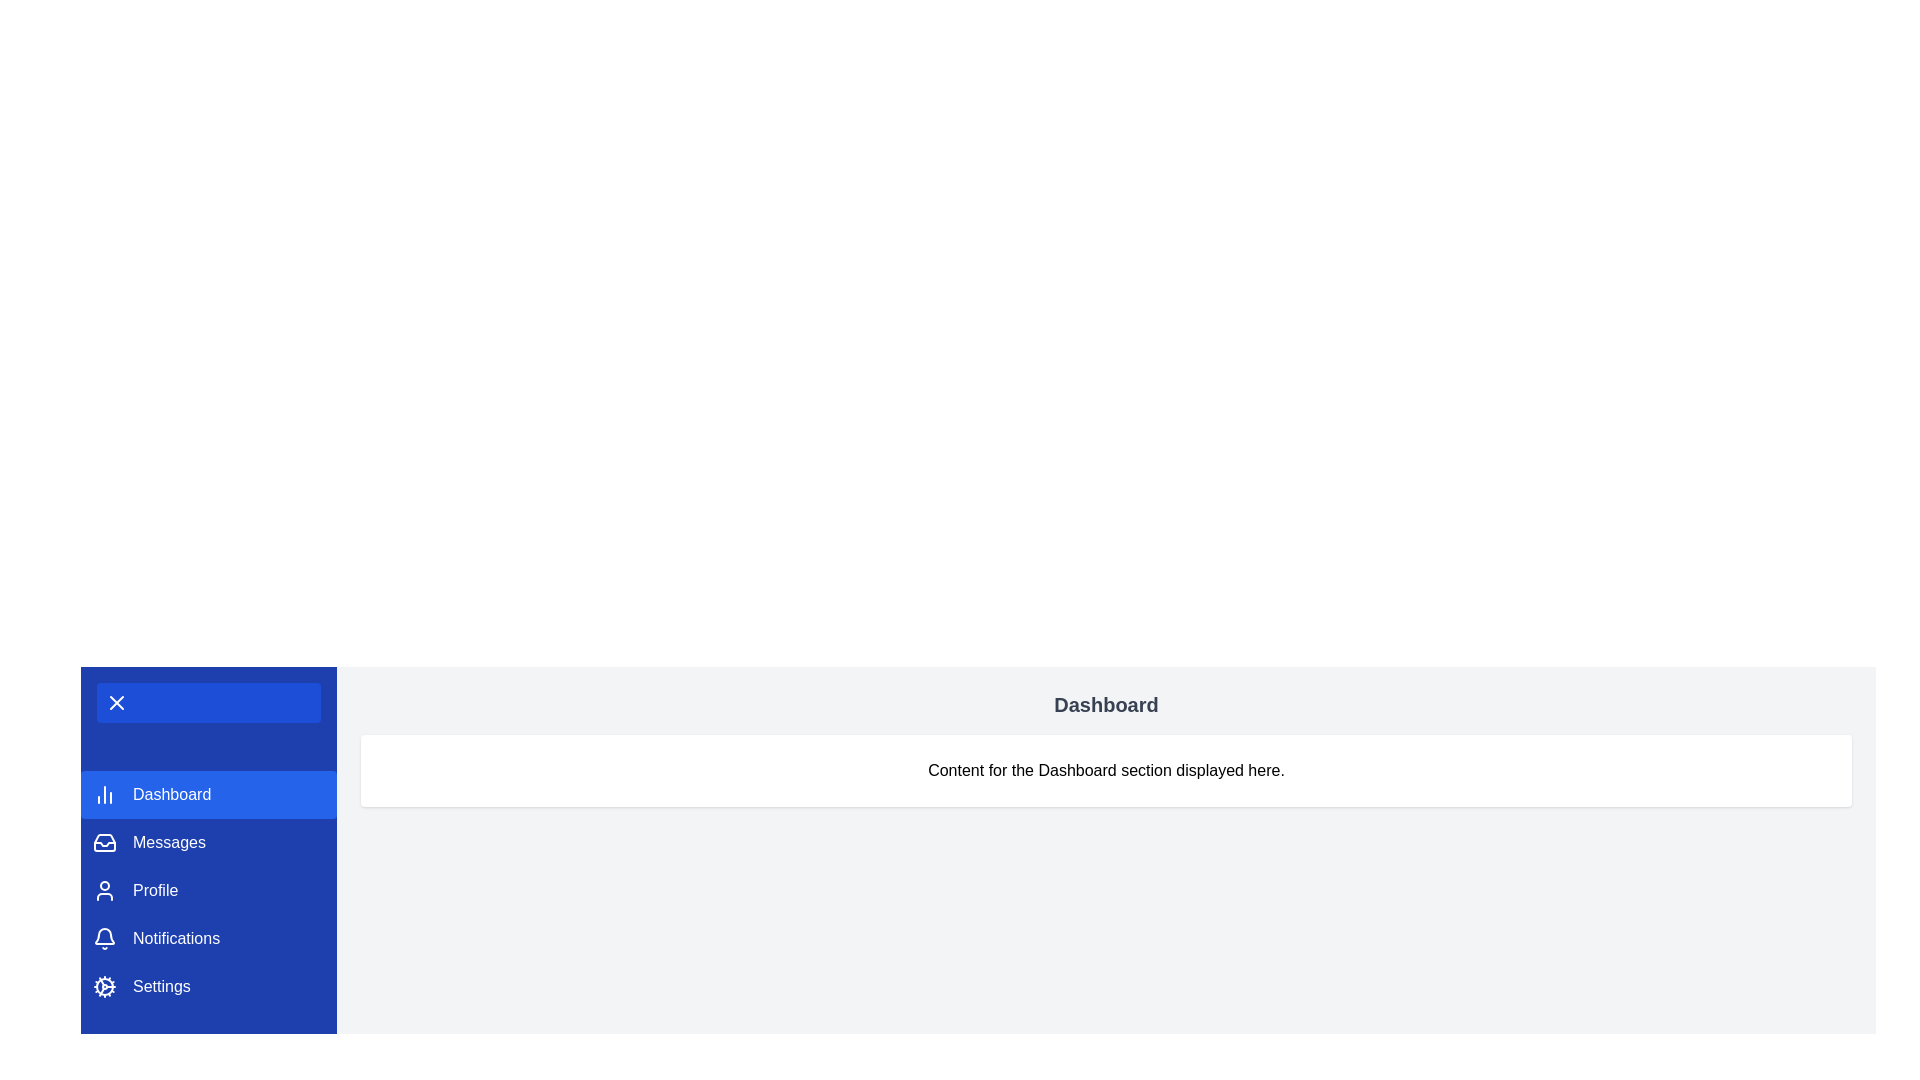 This screenshot has height=1080, width=1920. What do you see at coordinates (176, 938) in the screenshot?
I see `the 'Notifications' text label in the left-side vertical menu list` at bounding box center [176, 938].